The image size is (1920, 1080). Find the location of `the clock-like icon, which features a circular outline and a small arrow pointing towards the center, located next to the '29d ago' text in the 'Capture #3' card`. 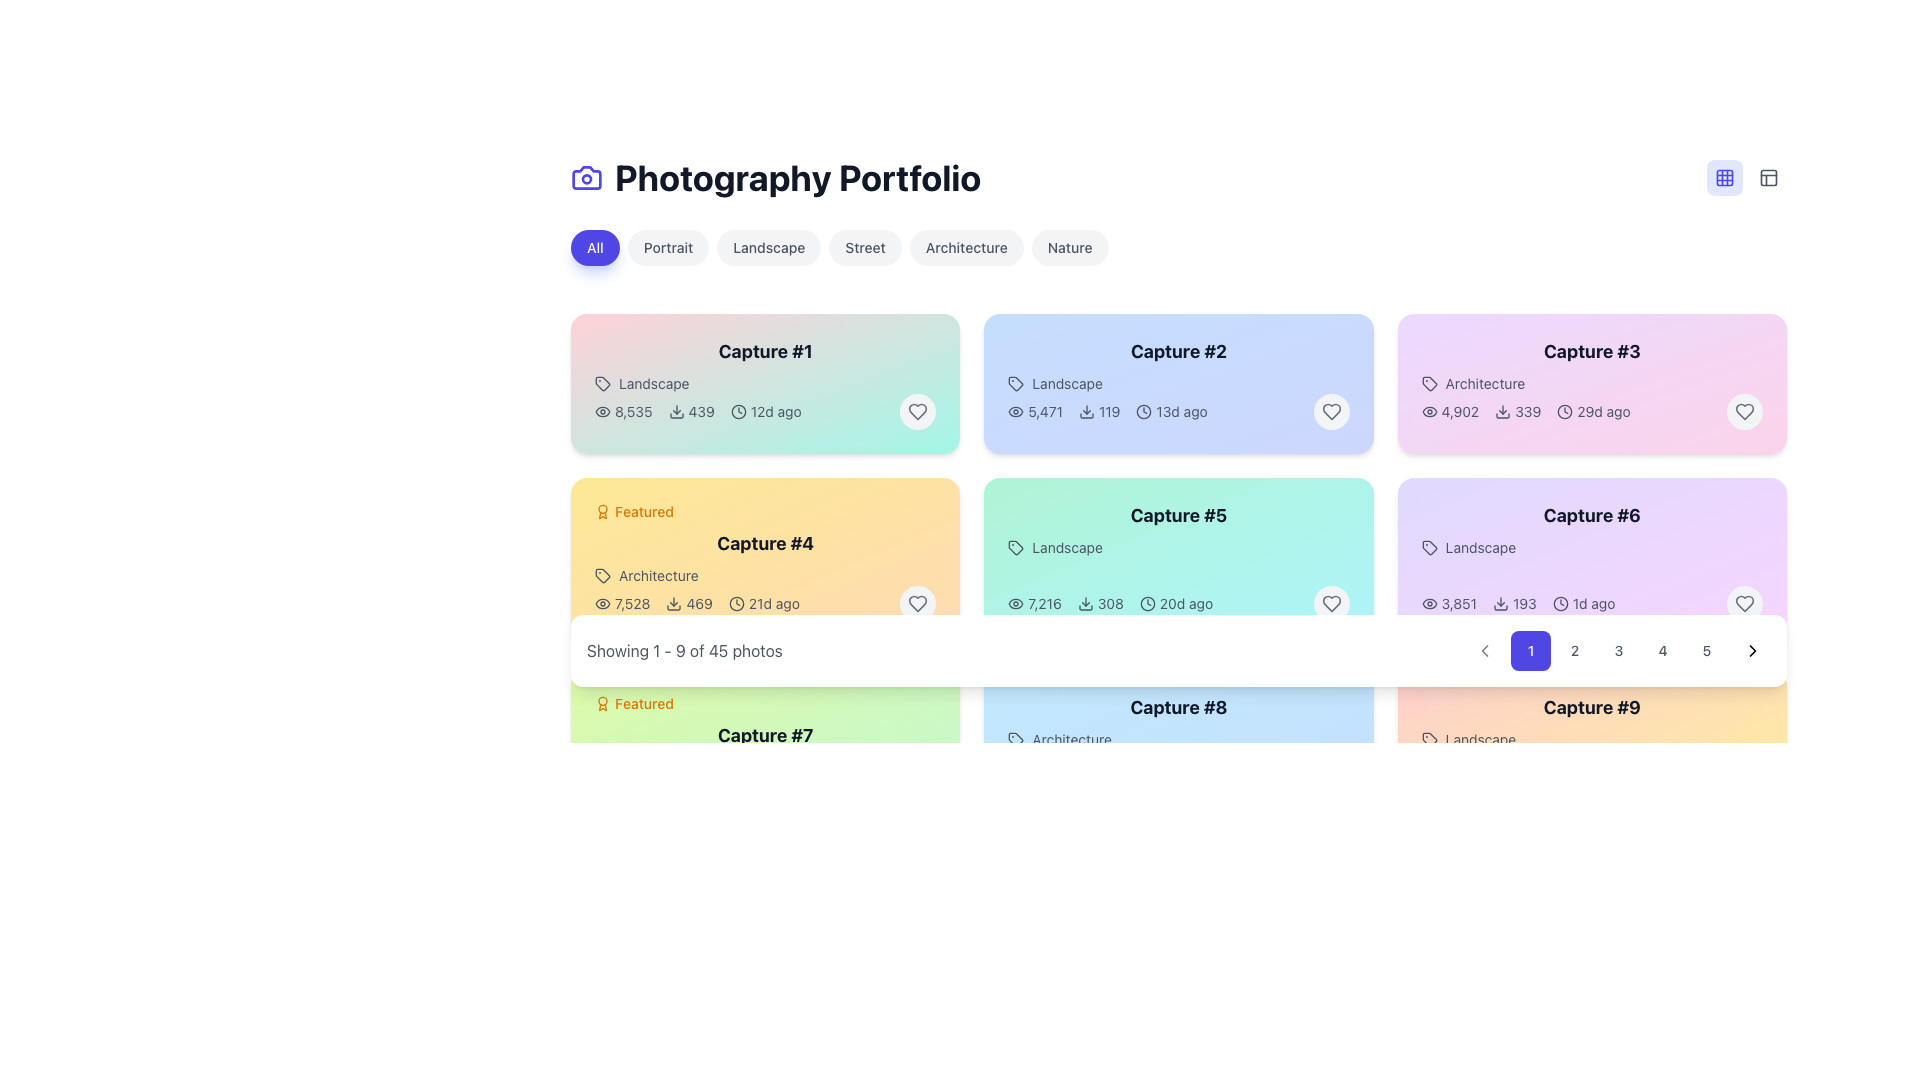

the clock-like icon, which features a circular outline and a small arrow pointing towards the center, located next to the '29d ago' text in the 'Capture #3' card is located at coordinates (1564, 411).